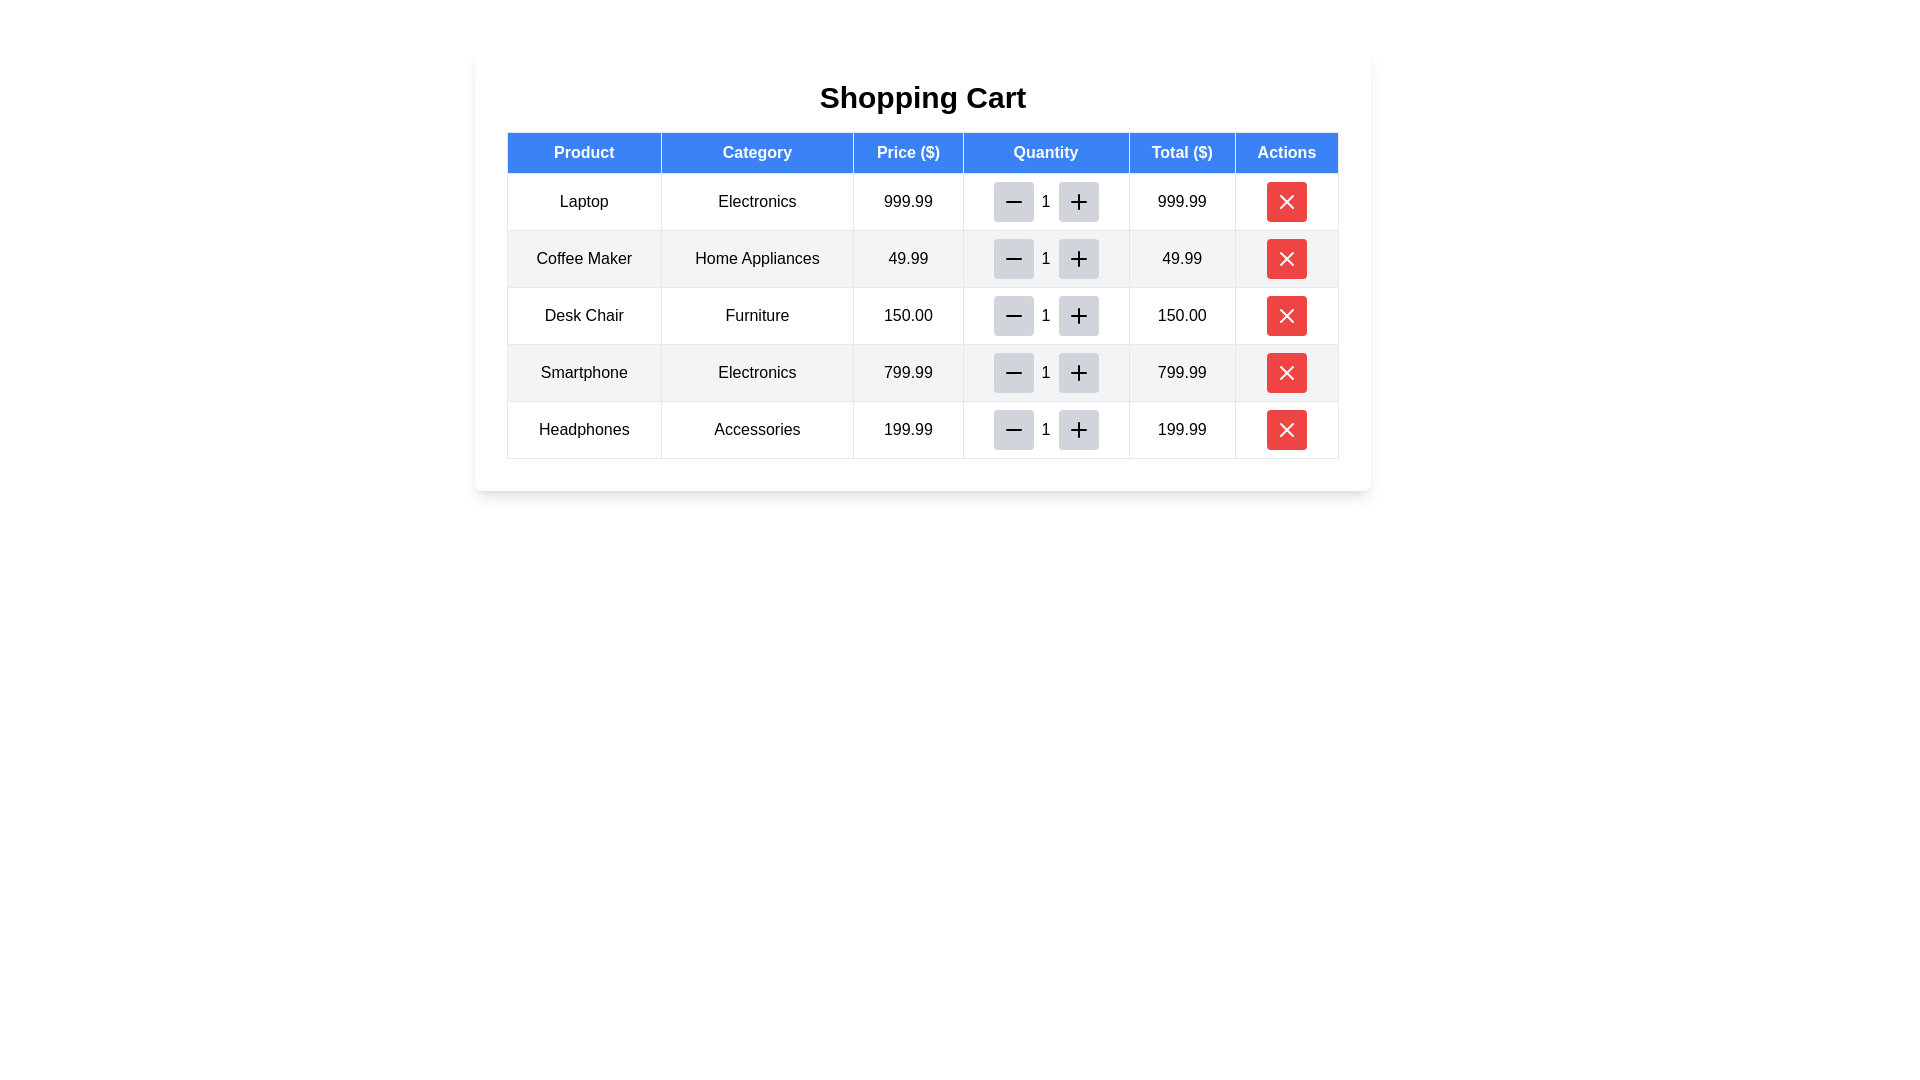  What do you see at coordinates (1077, 373) in the screenshot?
I see `the gray square button with a black plus icon located in the Quantity column of the fourth row of the shopping cart table for the 'Smartphone' product to increment the quantity` at bounding box center [1077, 373].